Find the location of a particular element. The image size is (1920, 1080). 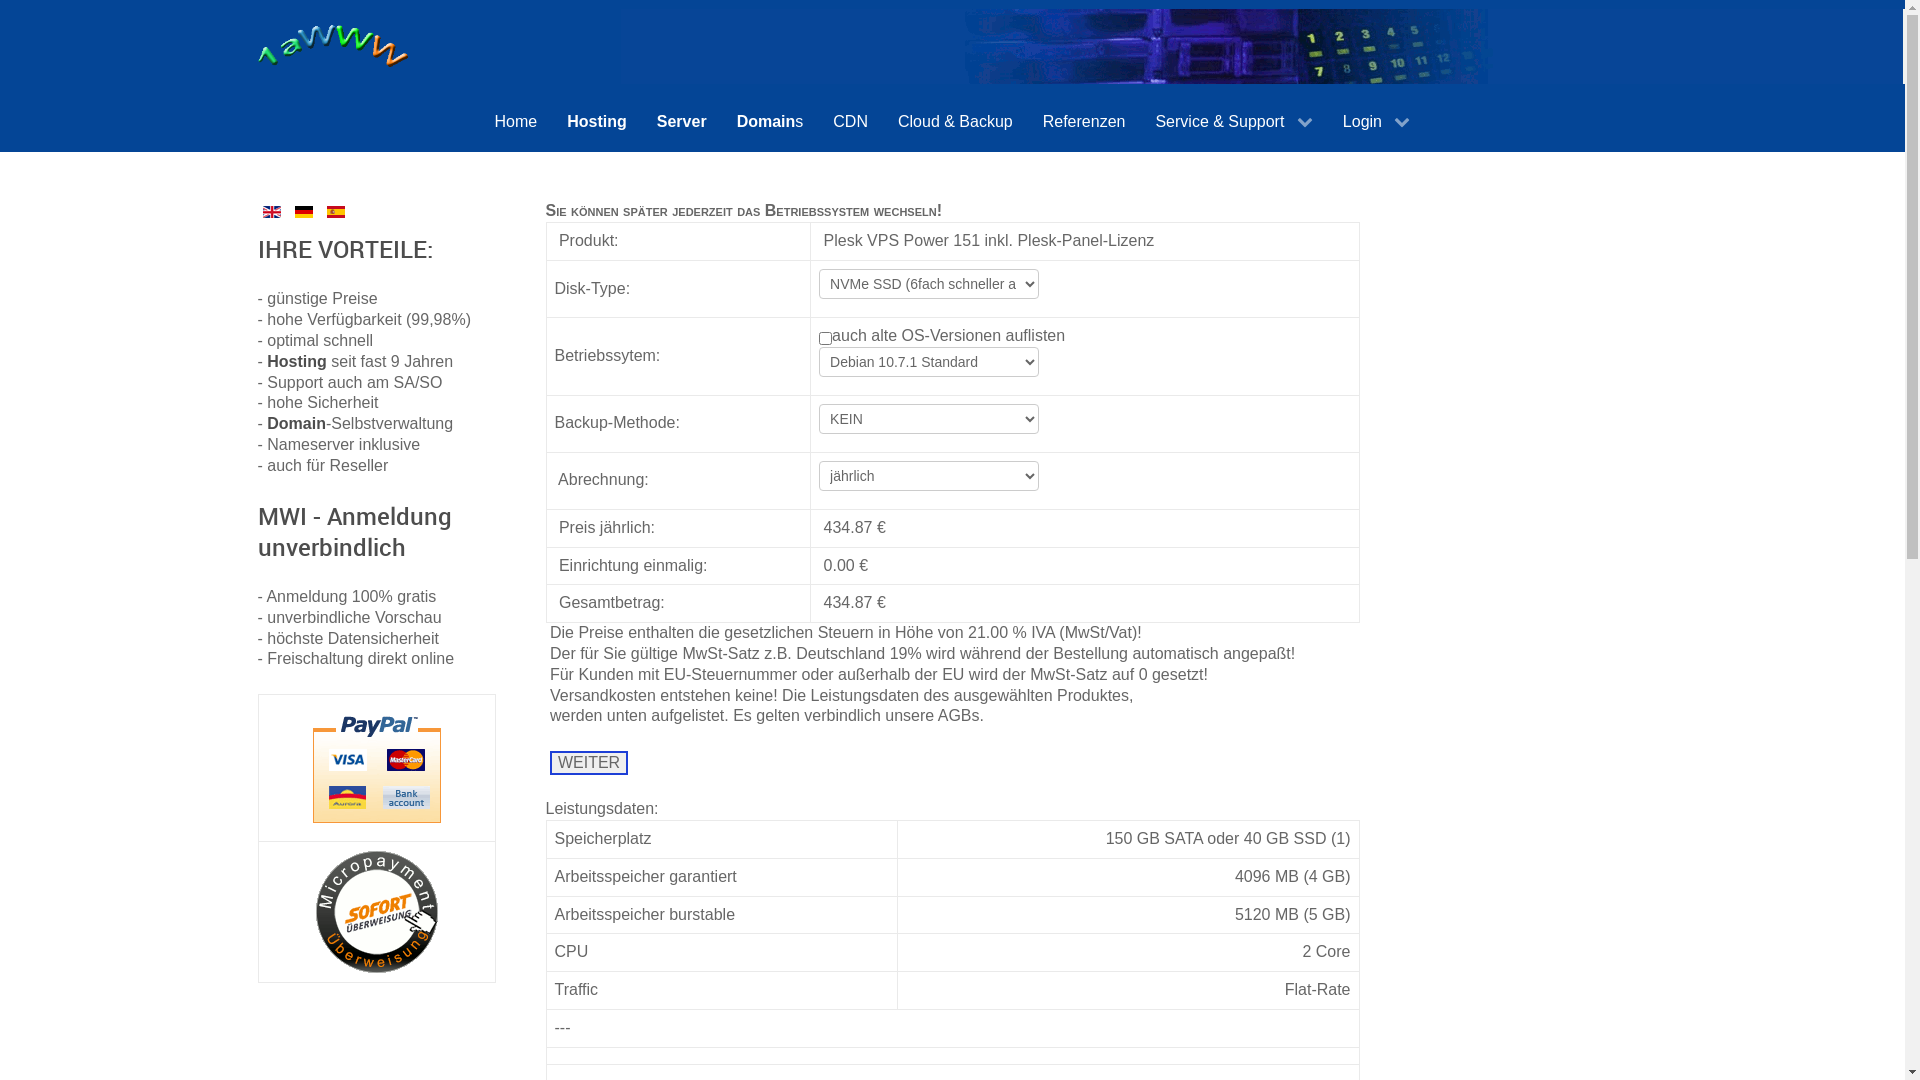

'Login' is located at coordinates (1328, 122).